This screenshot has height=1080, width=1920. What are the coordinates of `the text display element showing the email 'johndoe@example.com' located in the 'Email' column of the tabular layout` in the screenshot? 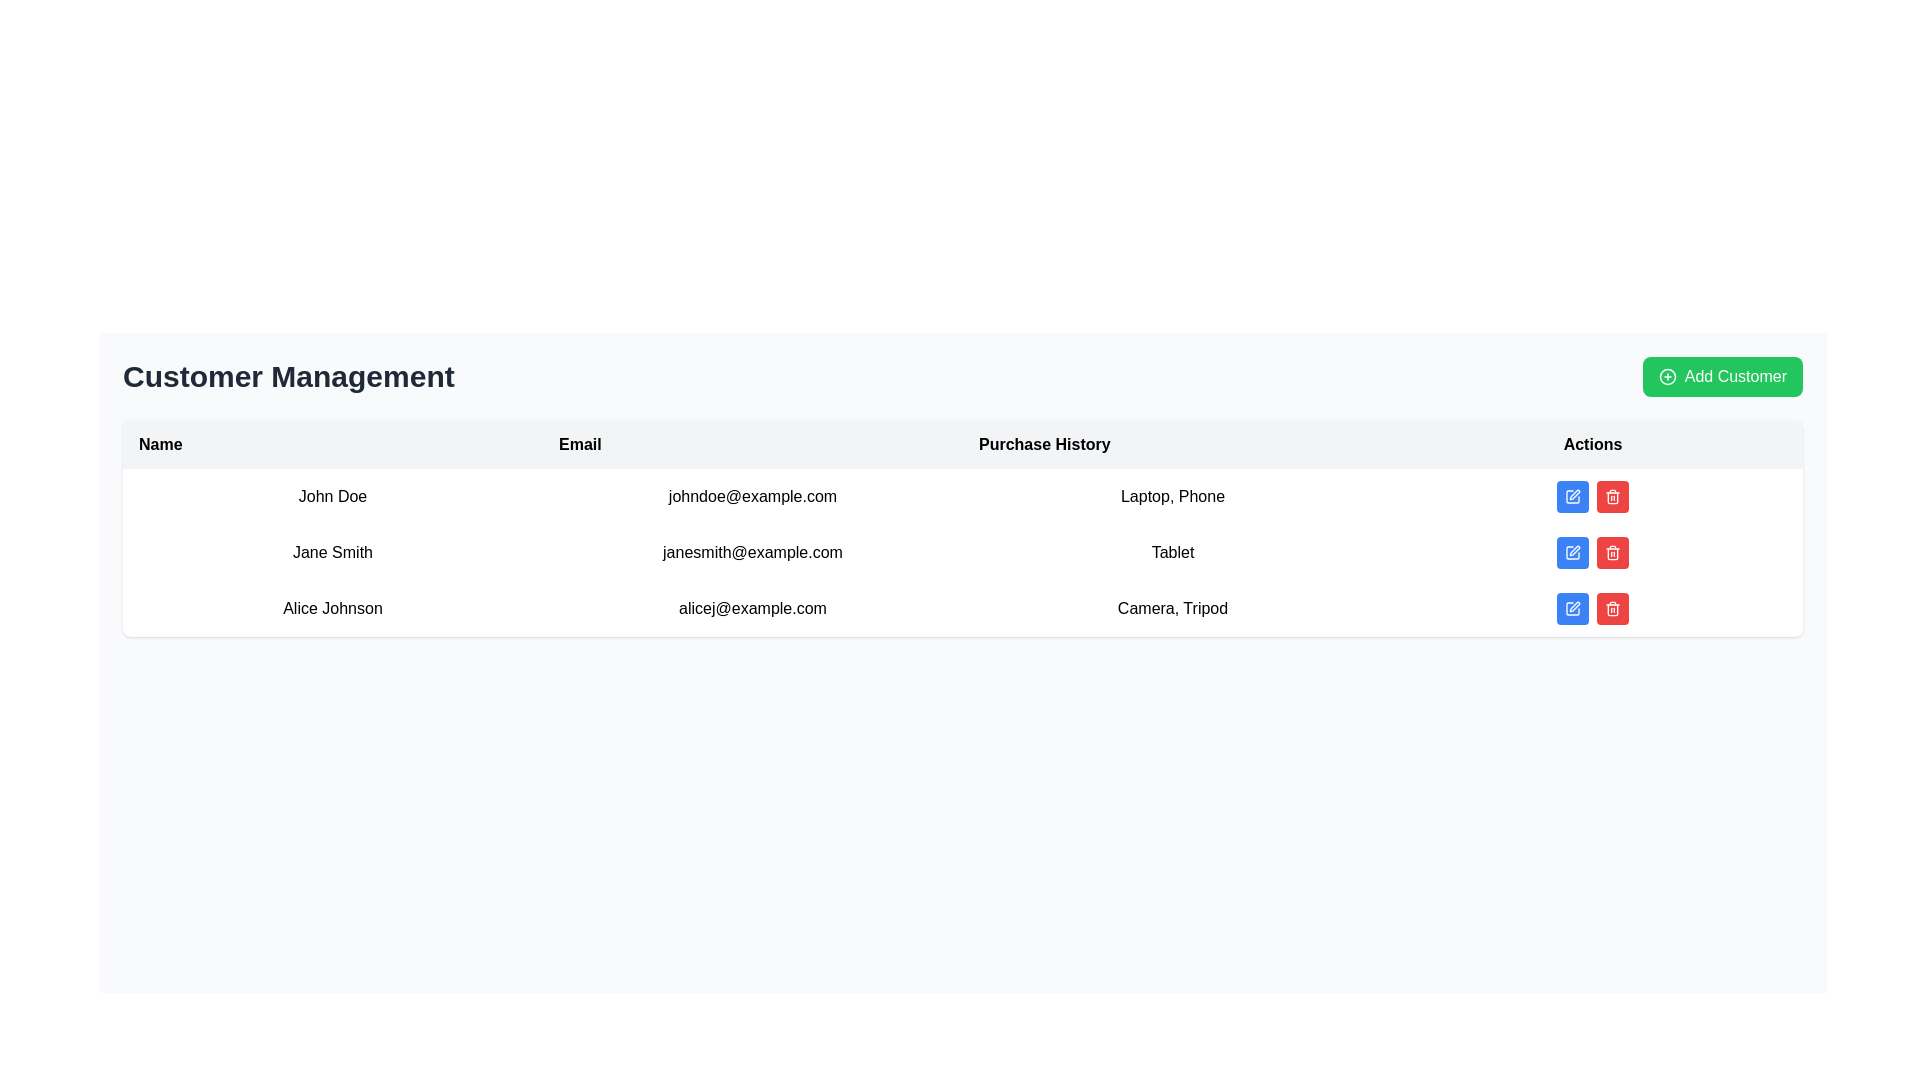 It's located at (752, 496).